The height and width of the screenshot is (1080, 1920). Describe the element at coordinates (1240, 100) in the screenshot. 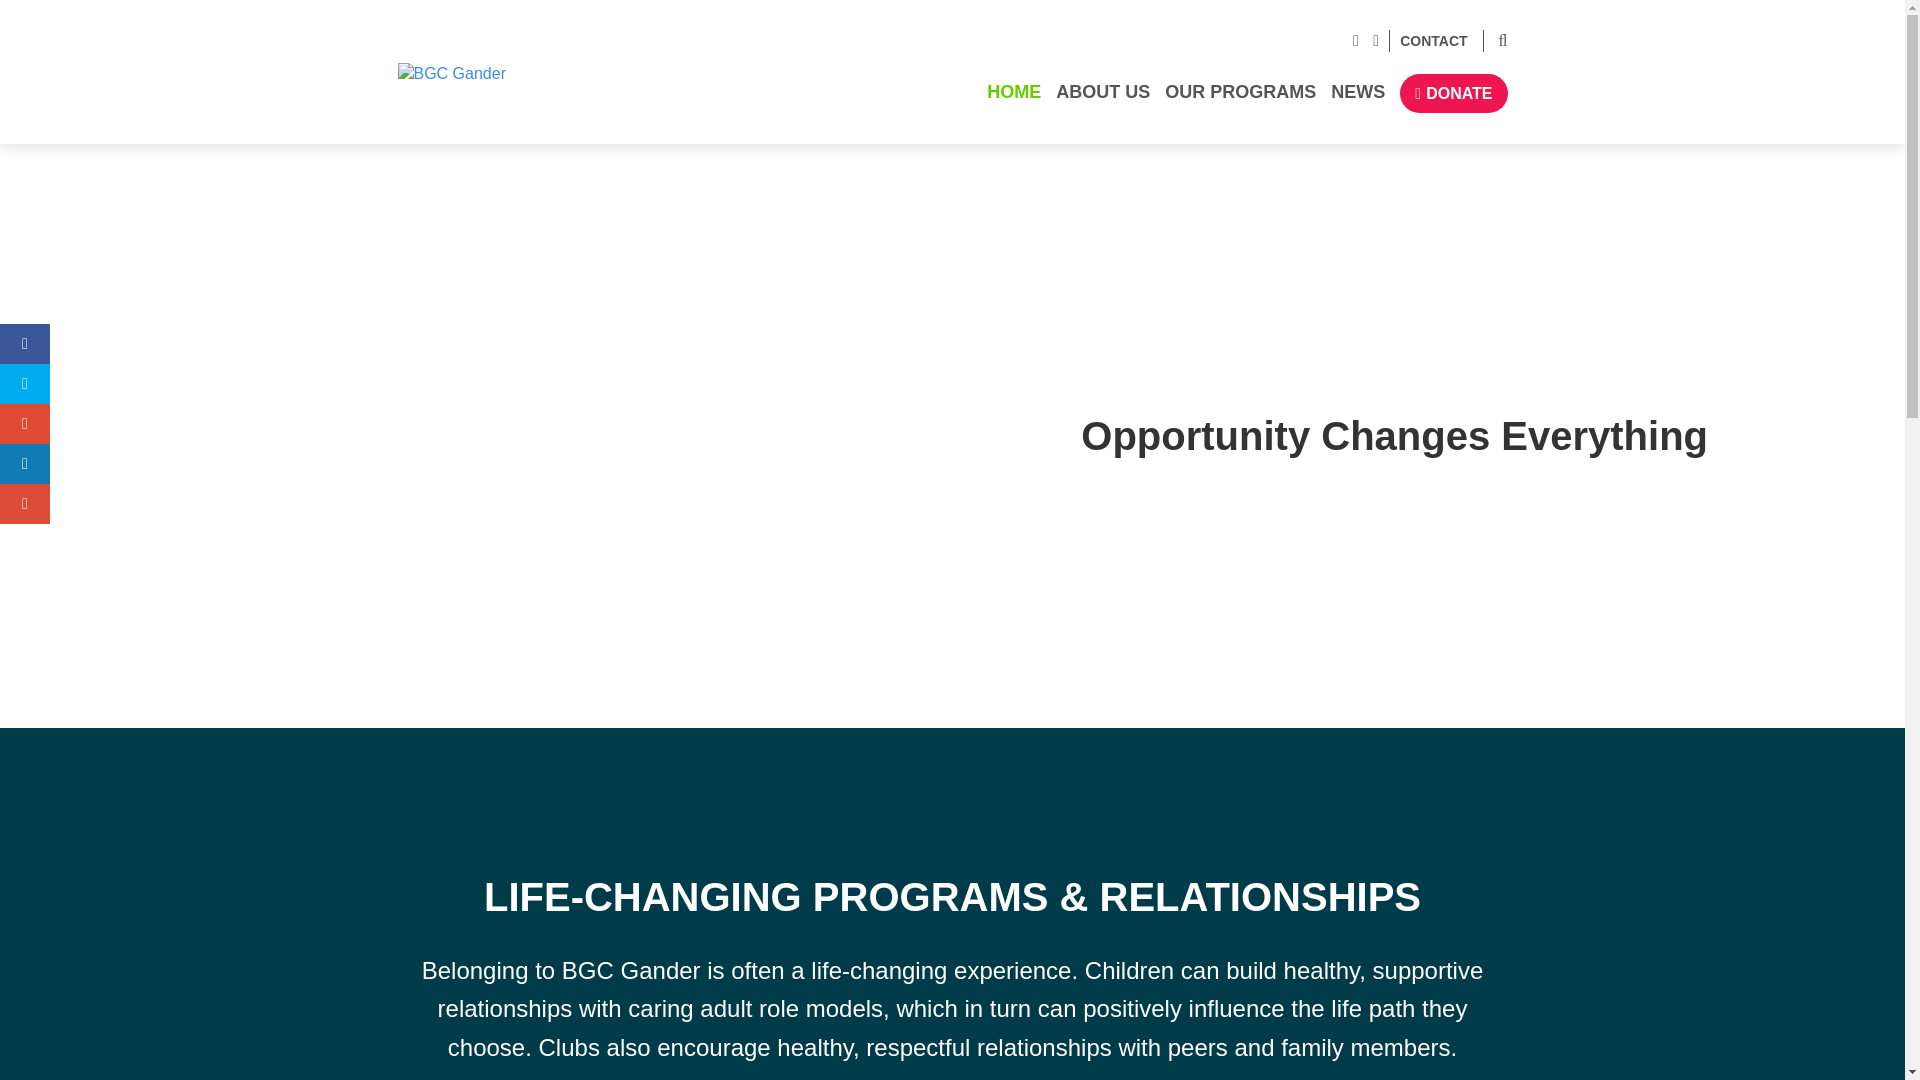

I see `'OUR PROGRAMS'` at that location.